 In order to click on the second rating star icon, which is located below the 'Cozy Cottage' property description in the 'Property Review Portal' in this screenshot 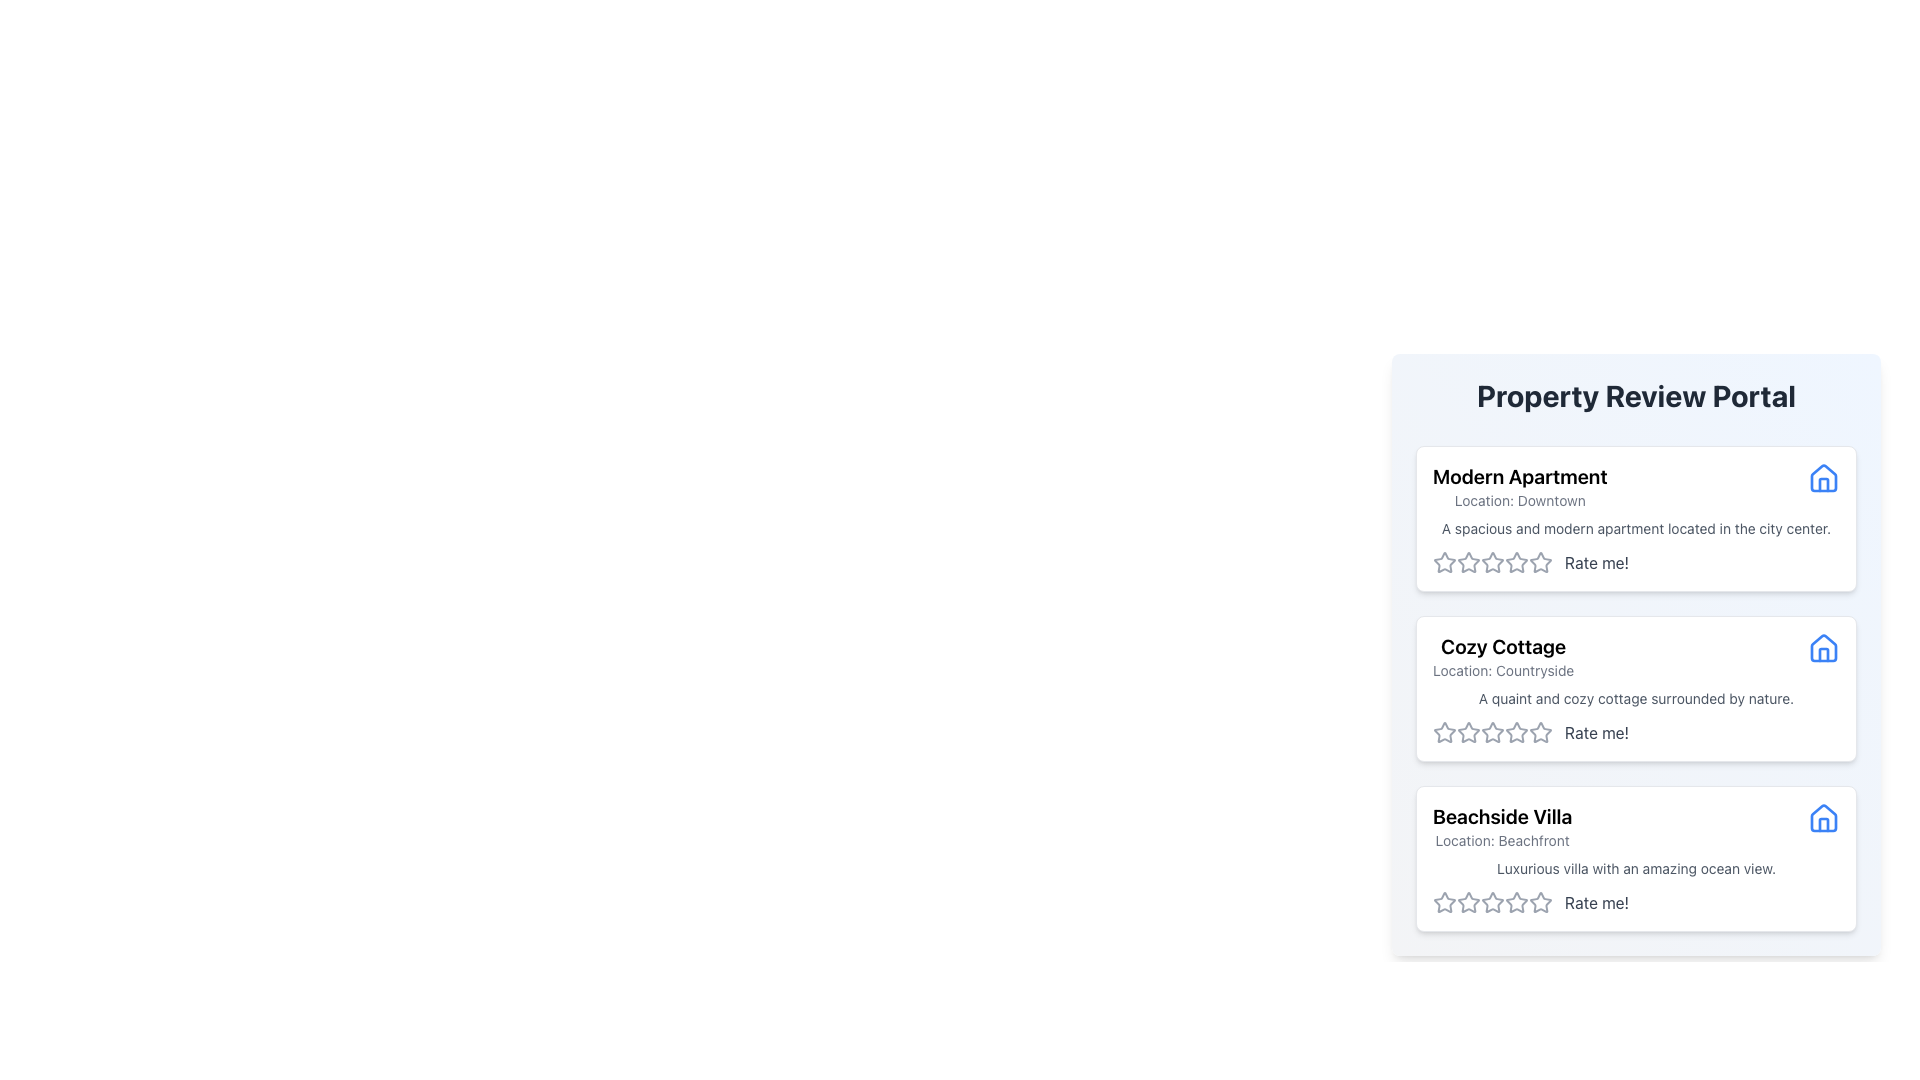, I will do `click(1468, 732)`.